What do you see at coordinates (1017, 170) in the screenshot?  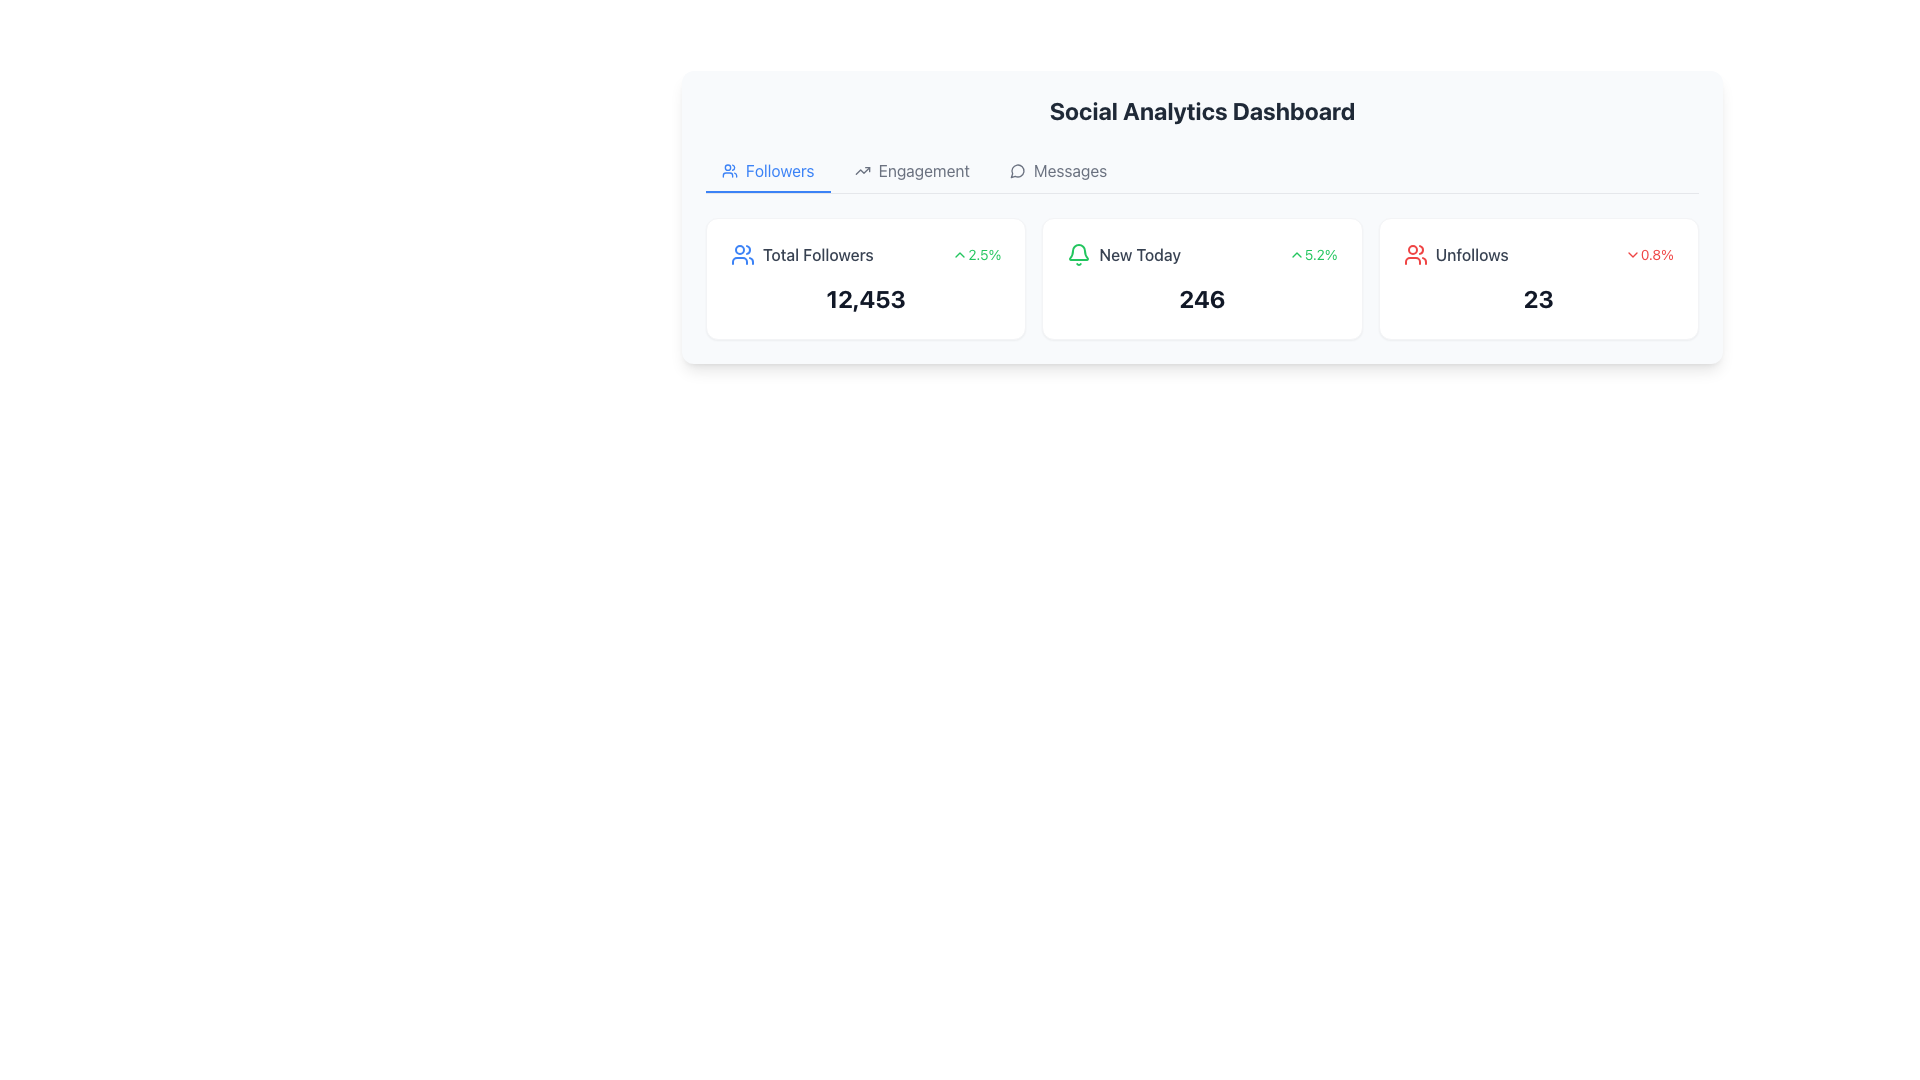 I see `the 'Messages' icon located in the top navigation bar of the analytics dashboard` at bounding box center [1017, 170].